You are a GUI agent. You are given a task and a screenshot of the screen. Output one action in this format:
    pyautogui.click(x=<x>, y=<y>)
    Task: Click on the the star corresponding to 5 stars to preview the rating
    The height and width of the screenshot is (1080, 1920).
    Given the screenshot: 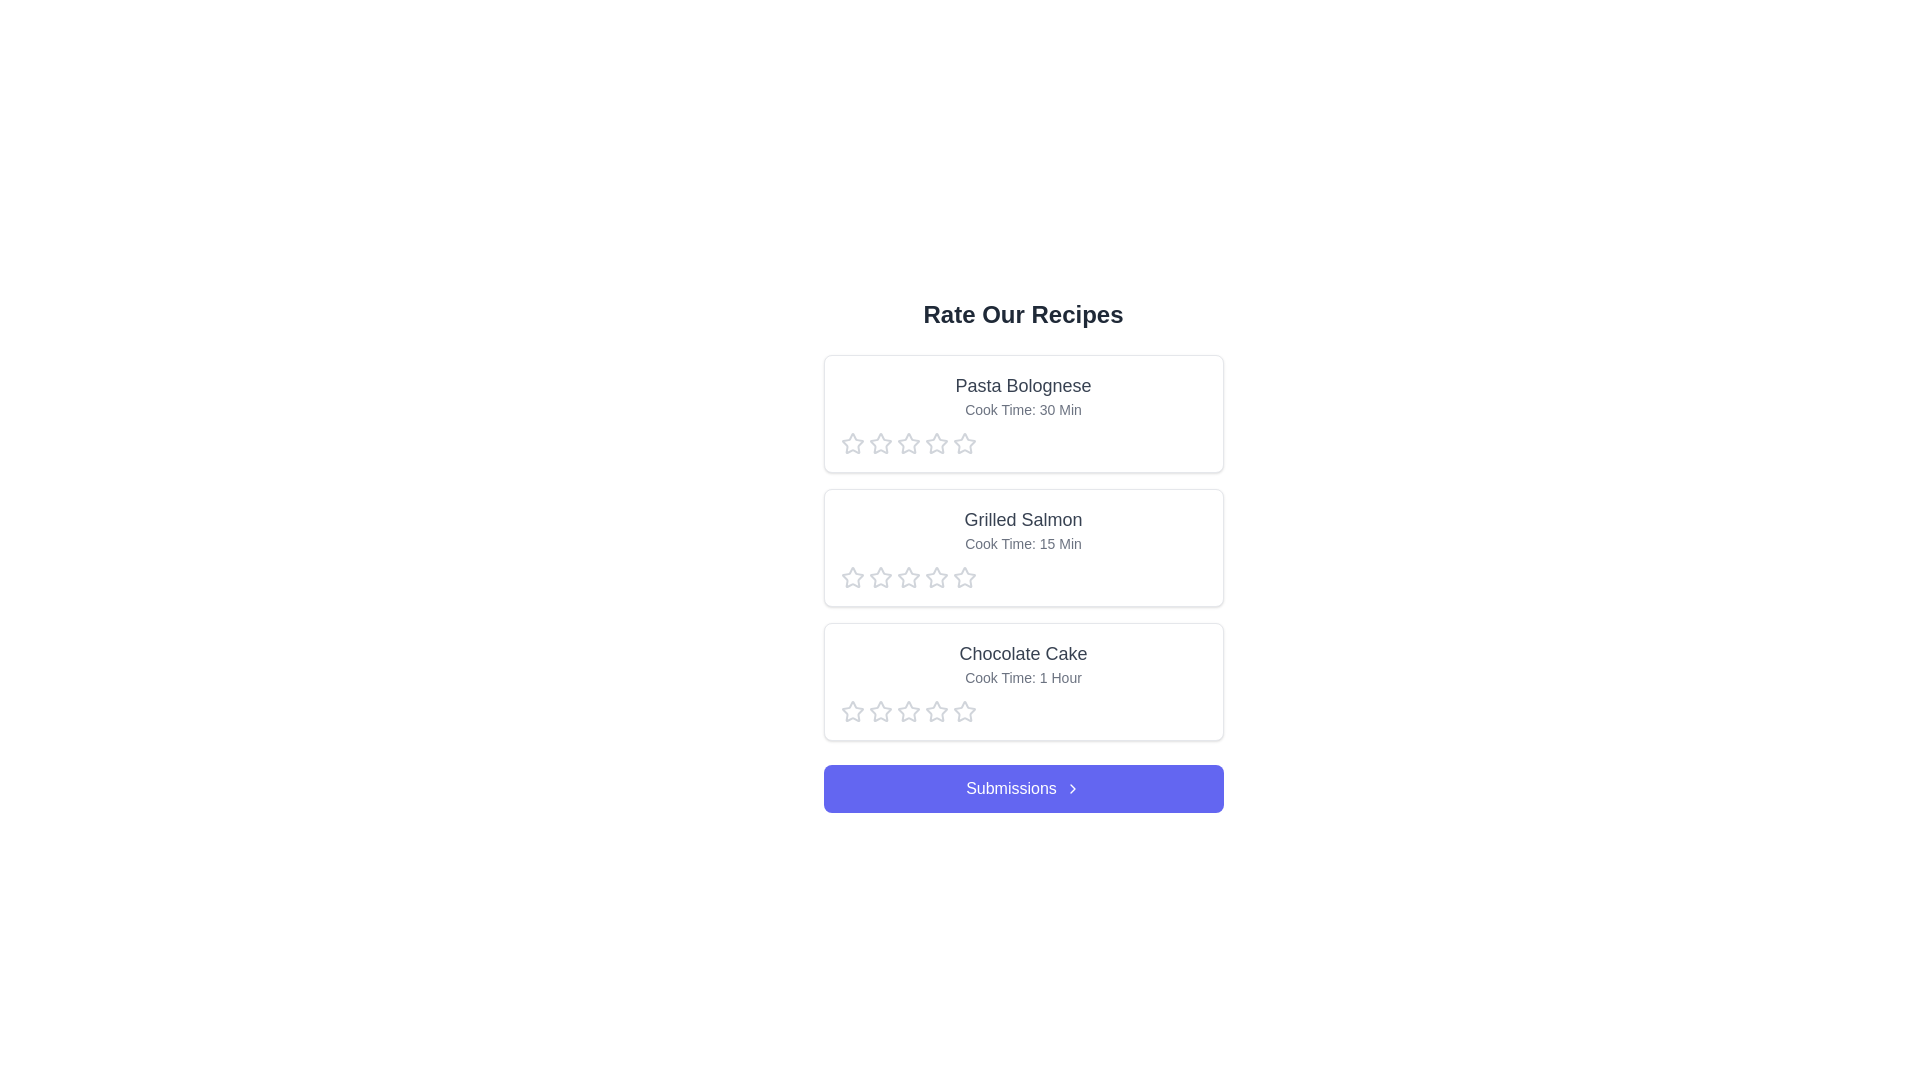 What is the action you would take?
    pyautogui.click(x=964, y=442)
    